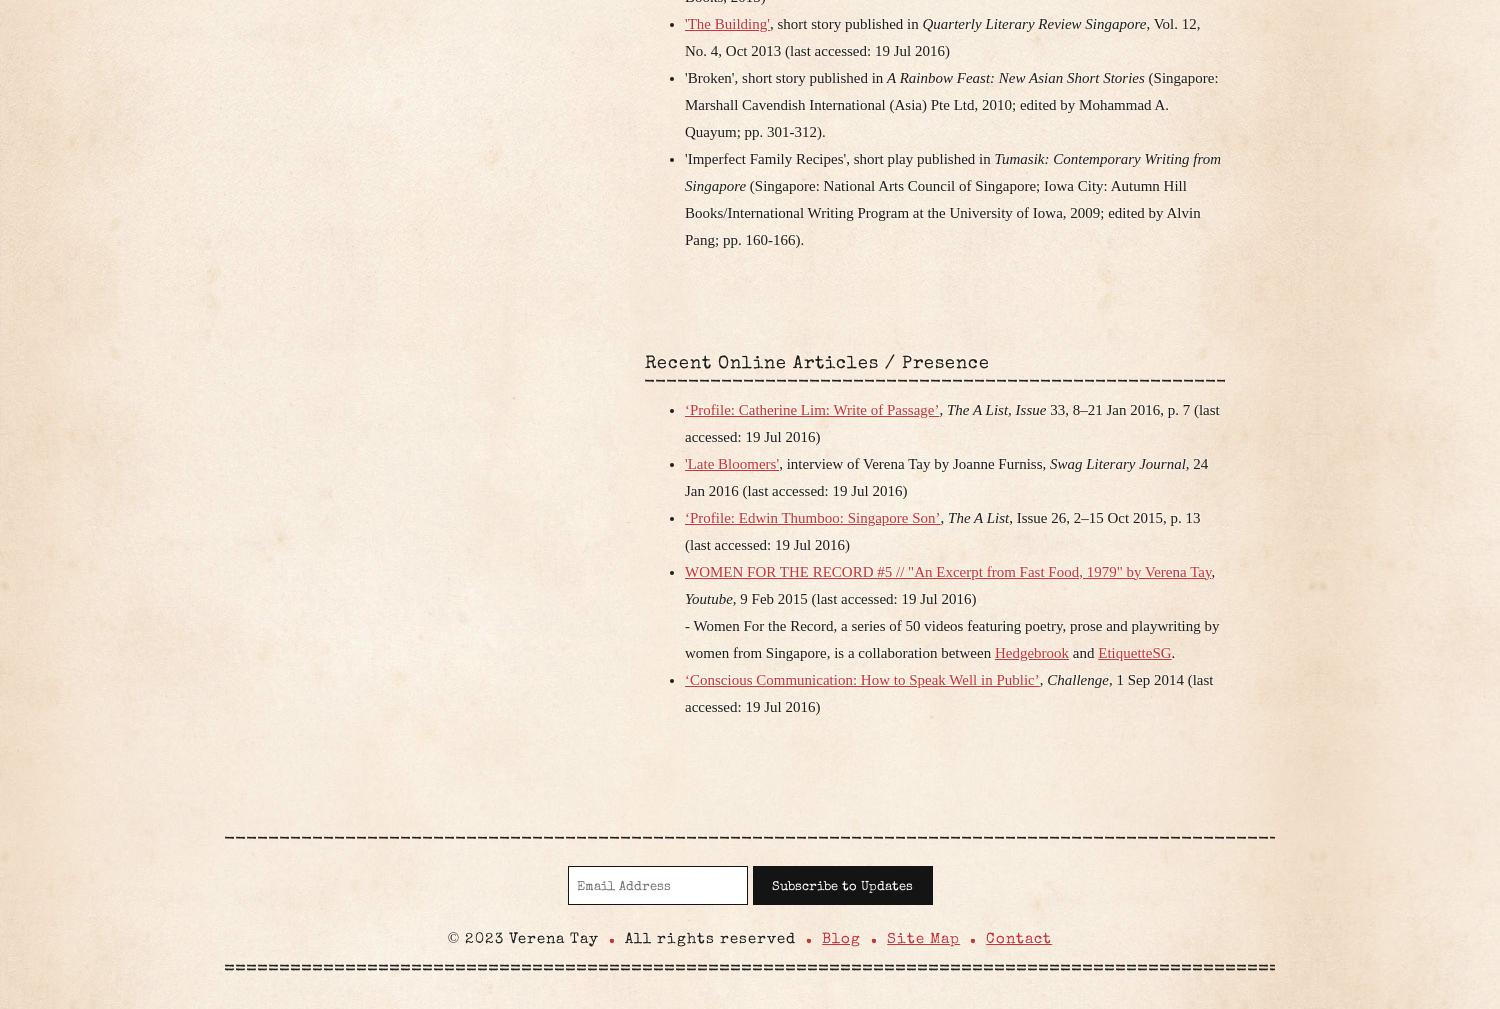 The height and width of the screenshot is (1009, 1500). Describe the element at coordinates (844, 23) in the screenshot. I see `', short story published in'` at that location.